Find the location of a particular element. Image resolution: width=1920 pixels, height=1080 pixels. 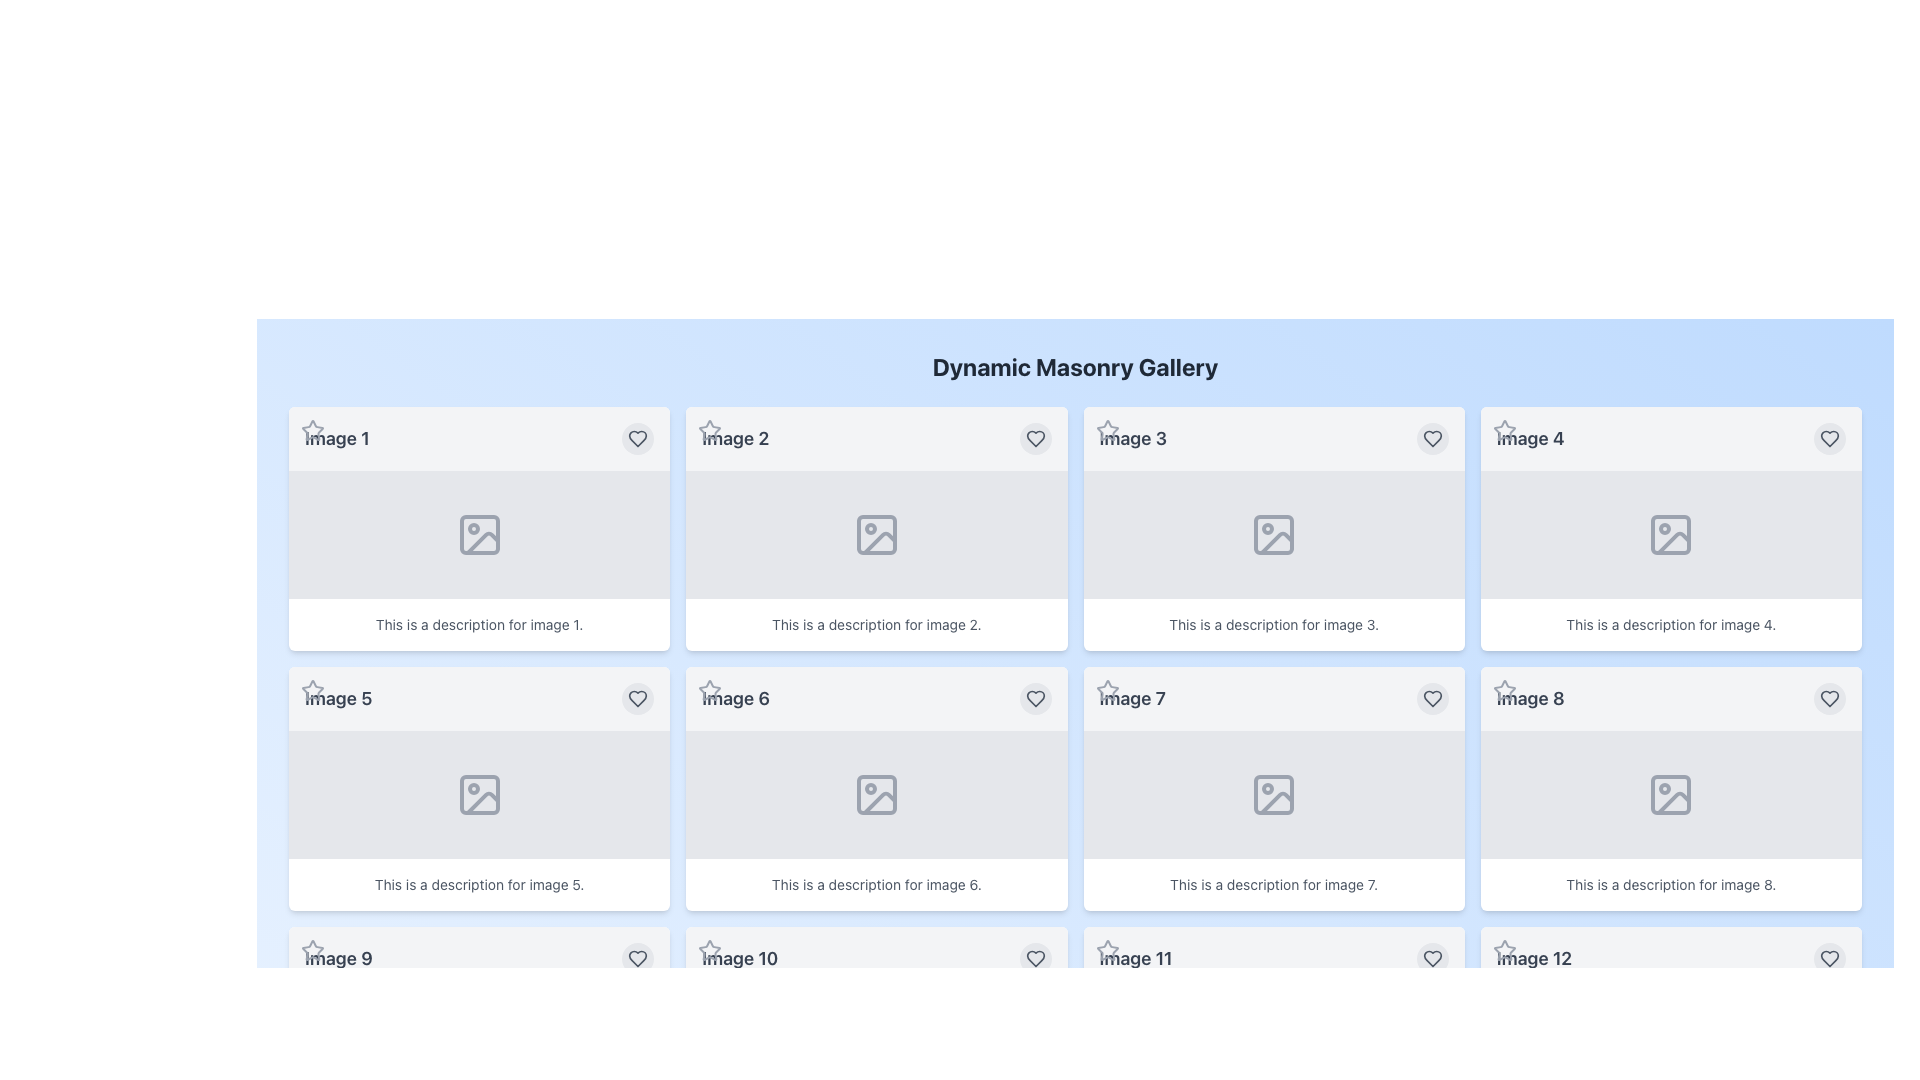

the heart-shaped SVG icon located in the upper-right corner of the card labeled 'Image 2' in the masonry gallery is located at coordinates (1035, 438).